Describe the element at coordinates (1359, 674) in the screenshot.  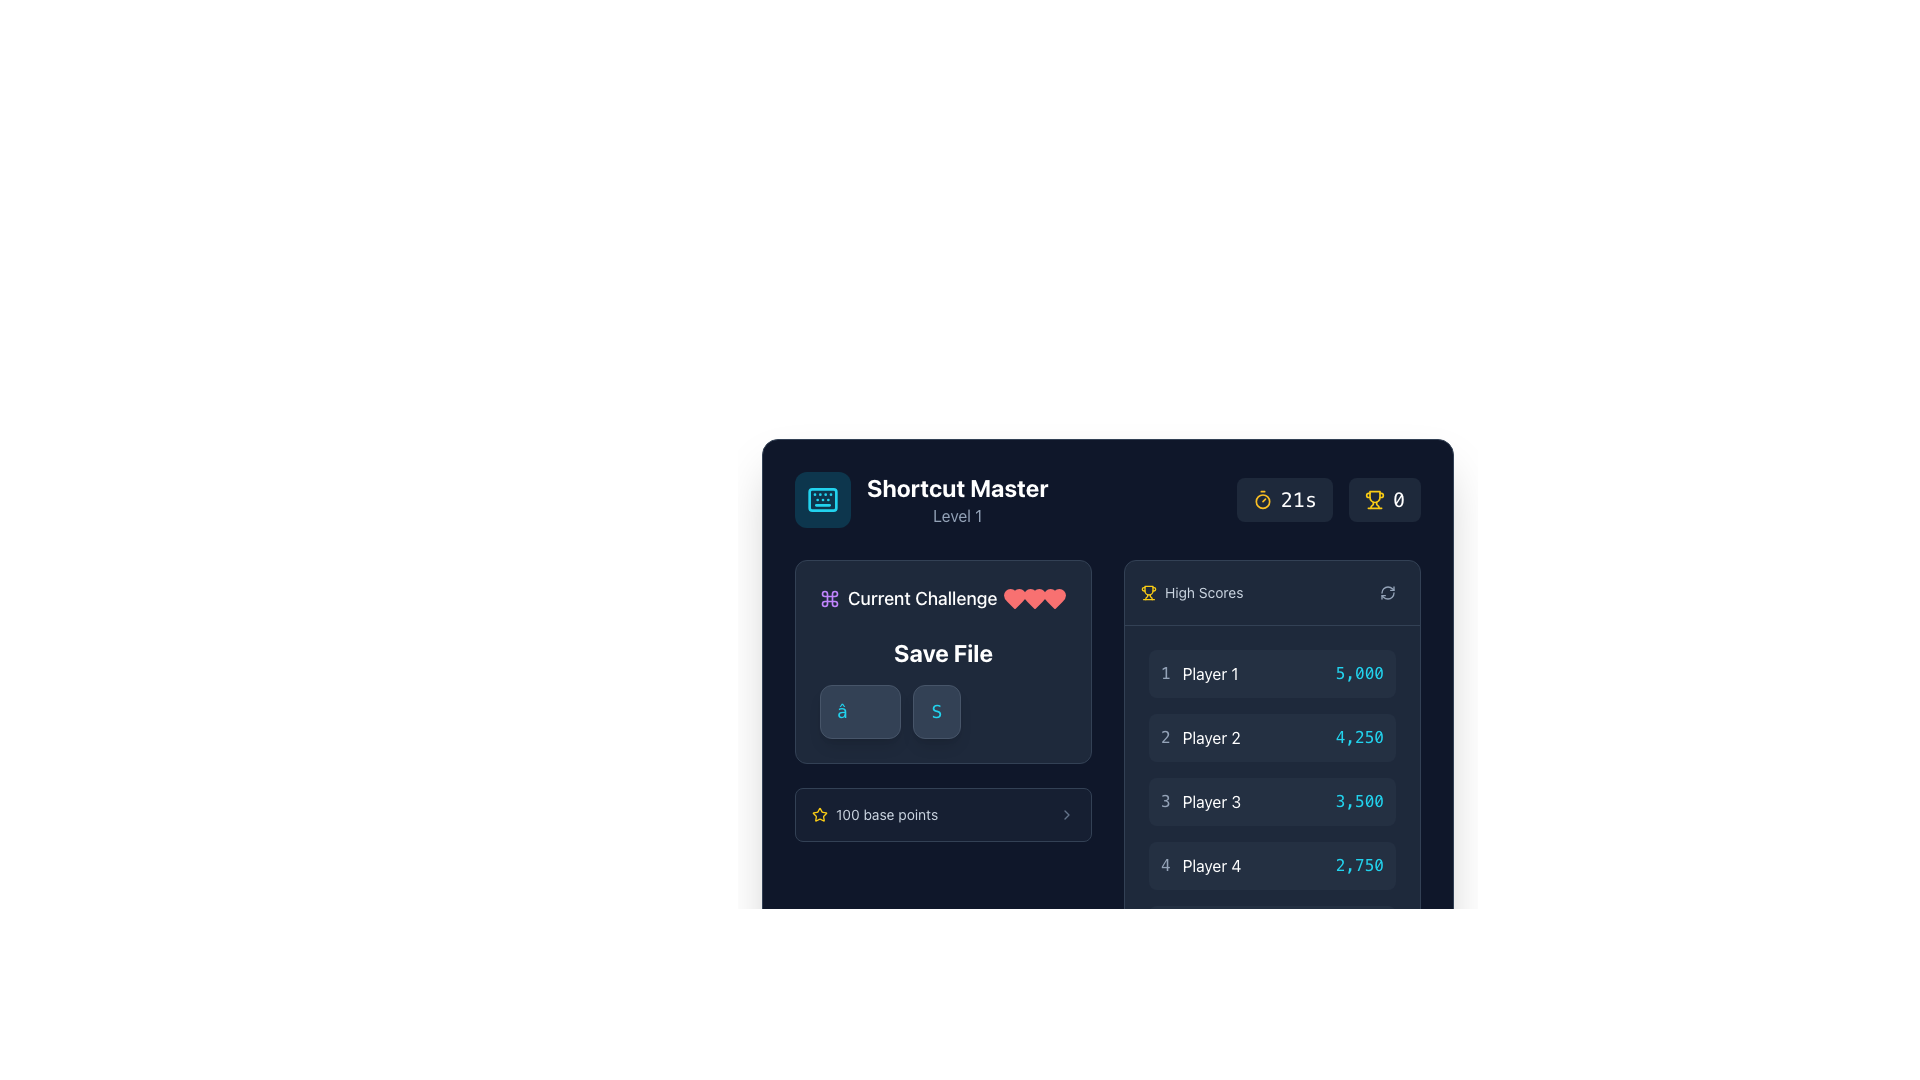
I see `the text label displaying '5,000', which is styled in a monospaced font with a cyan color, located next to 'Player 1' in the 'High Scores' section` at that location.